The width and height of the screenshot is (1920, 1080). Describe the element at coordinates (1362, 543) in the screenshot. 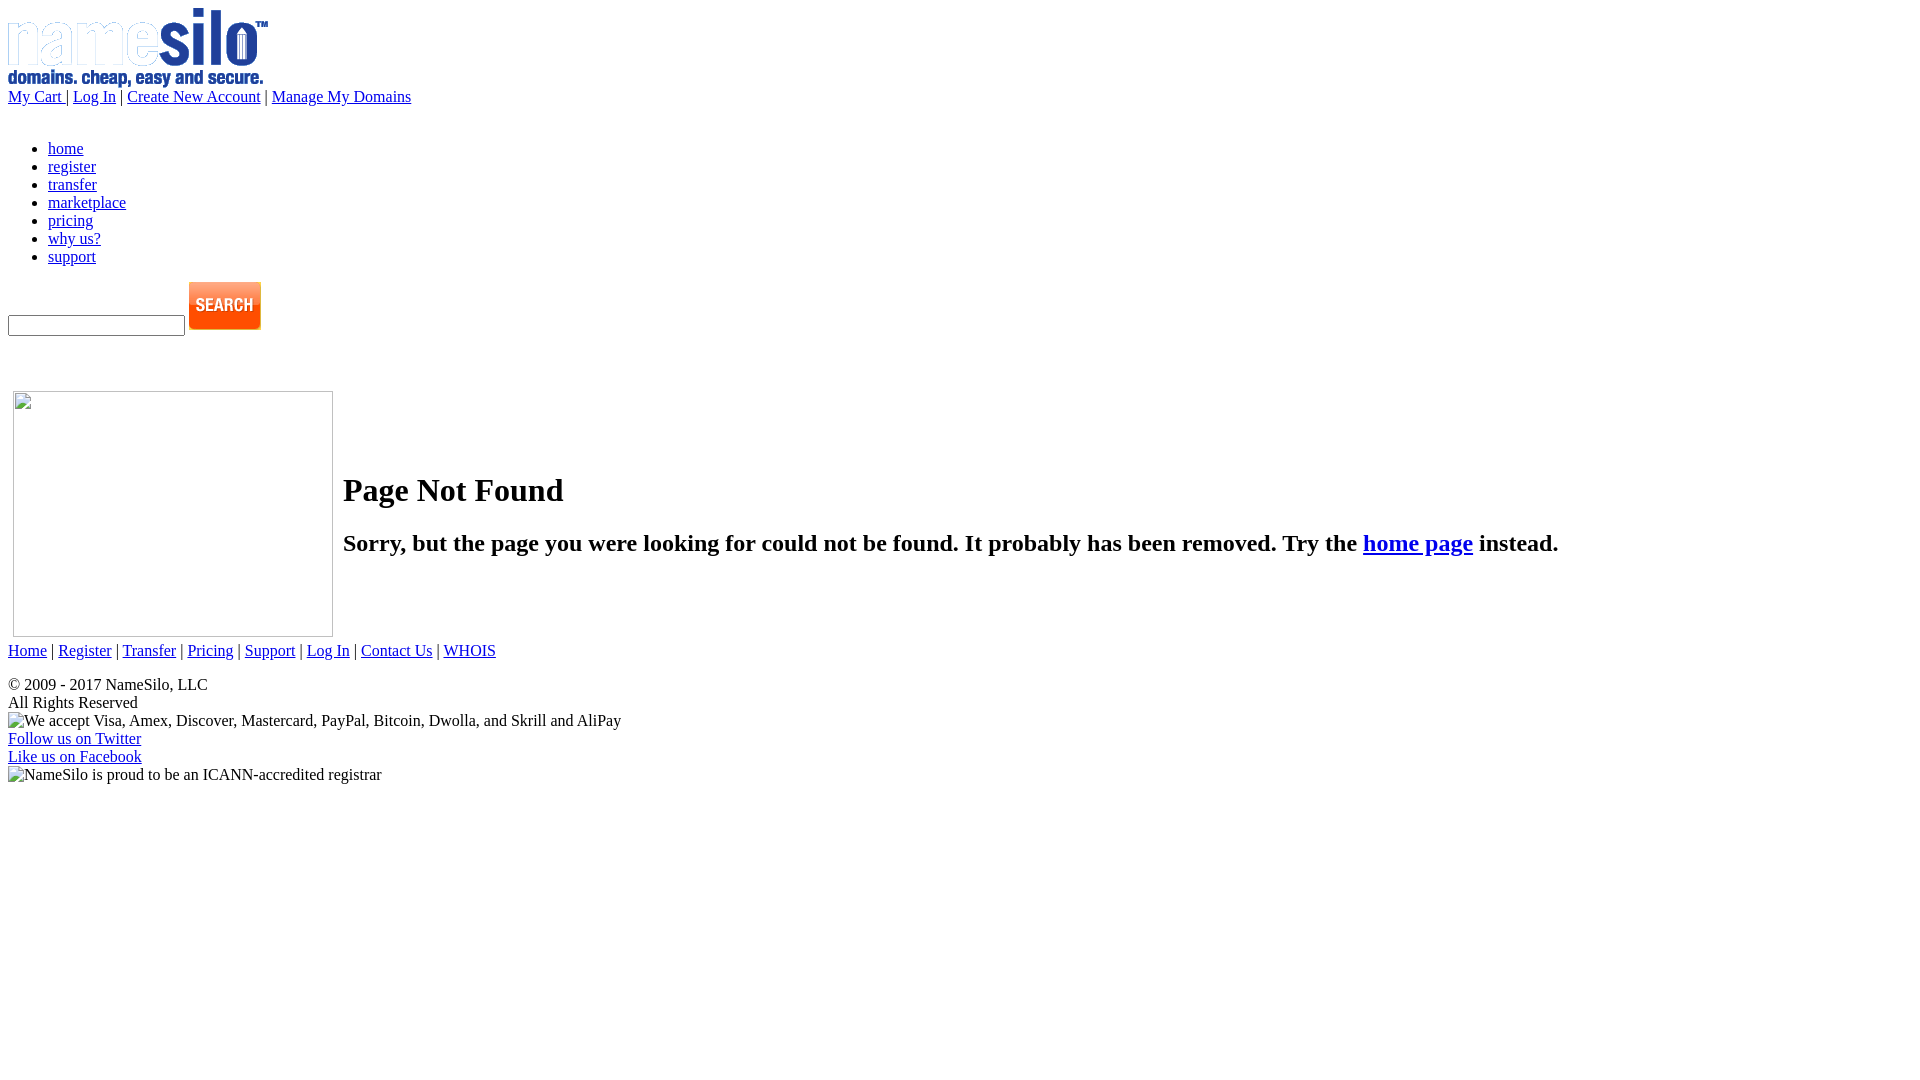

I see `'home page'` at that location.